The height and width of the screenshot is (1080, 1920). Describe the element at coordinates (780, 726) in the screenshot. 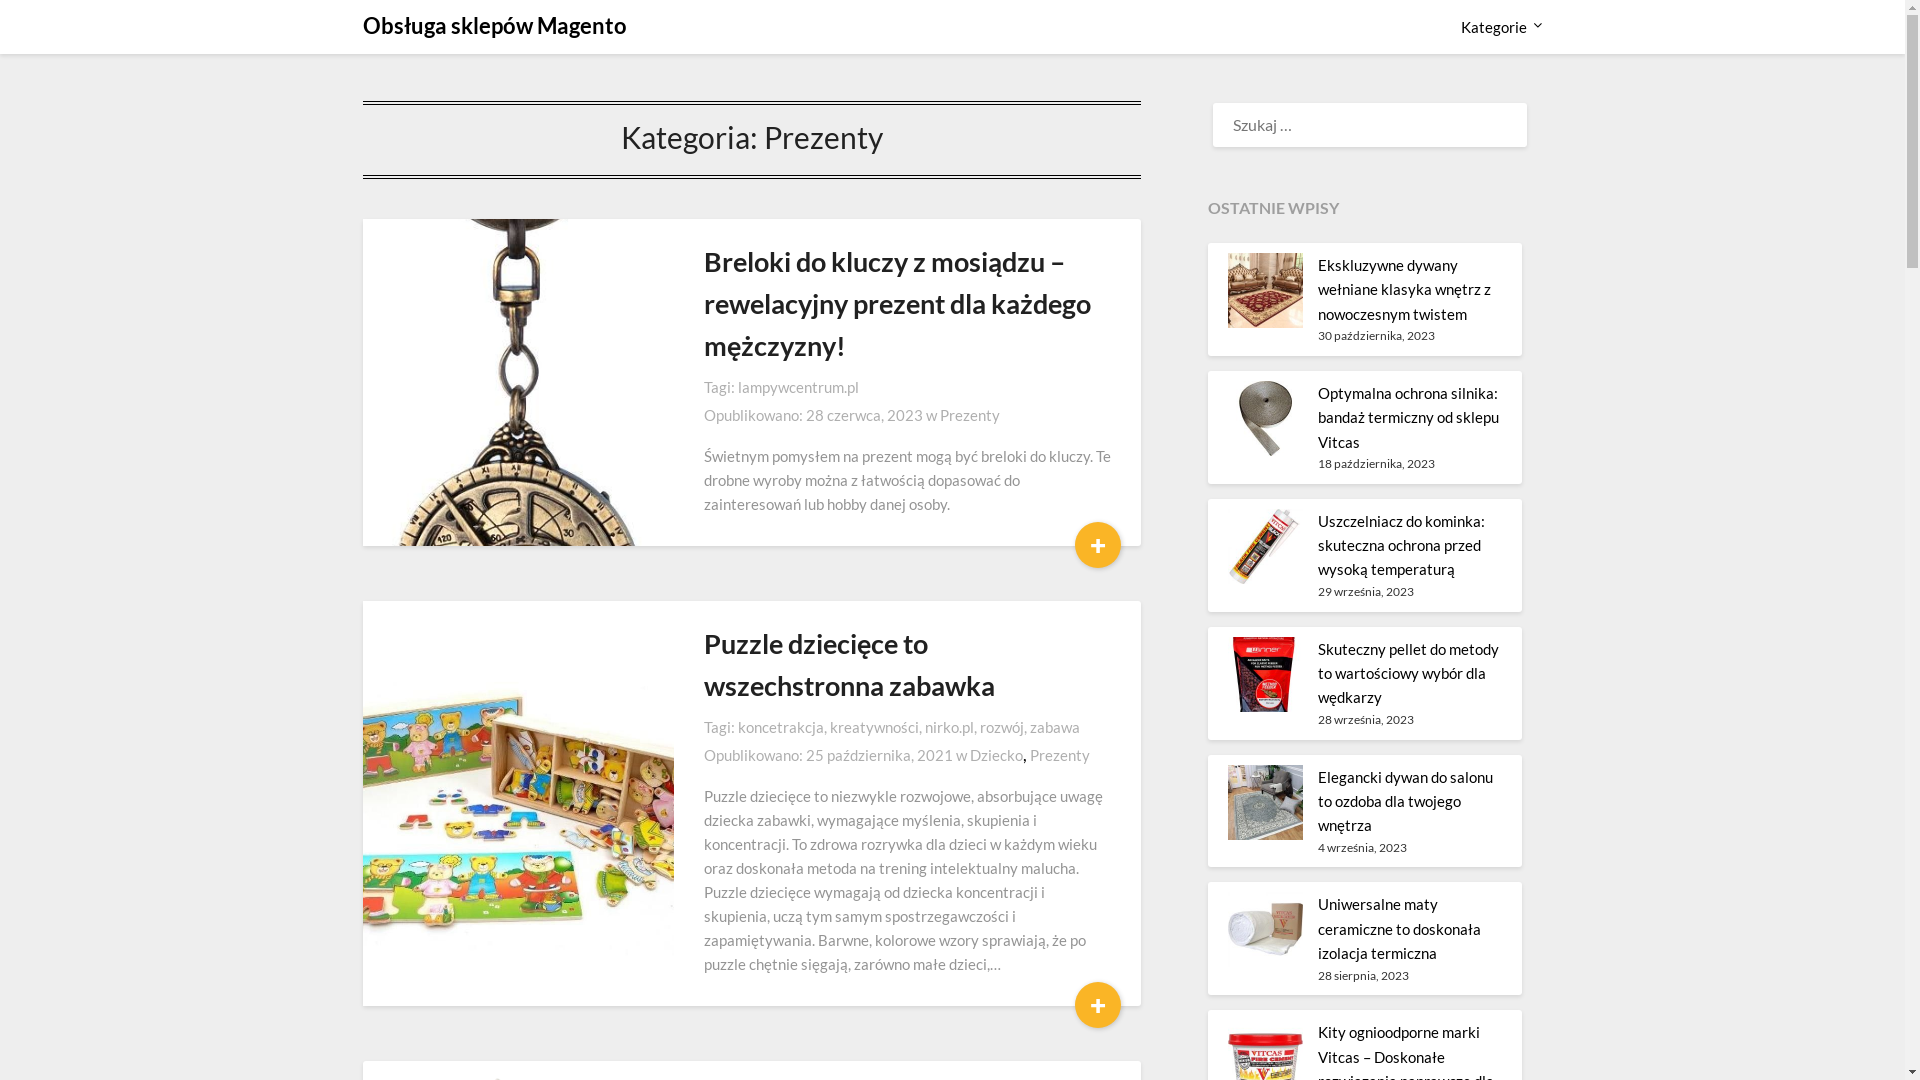

I see `'koncetrakcja'` at that location.